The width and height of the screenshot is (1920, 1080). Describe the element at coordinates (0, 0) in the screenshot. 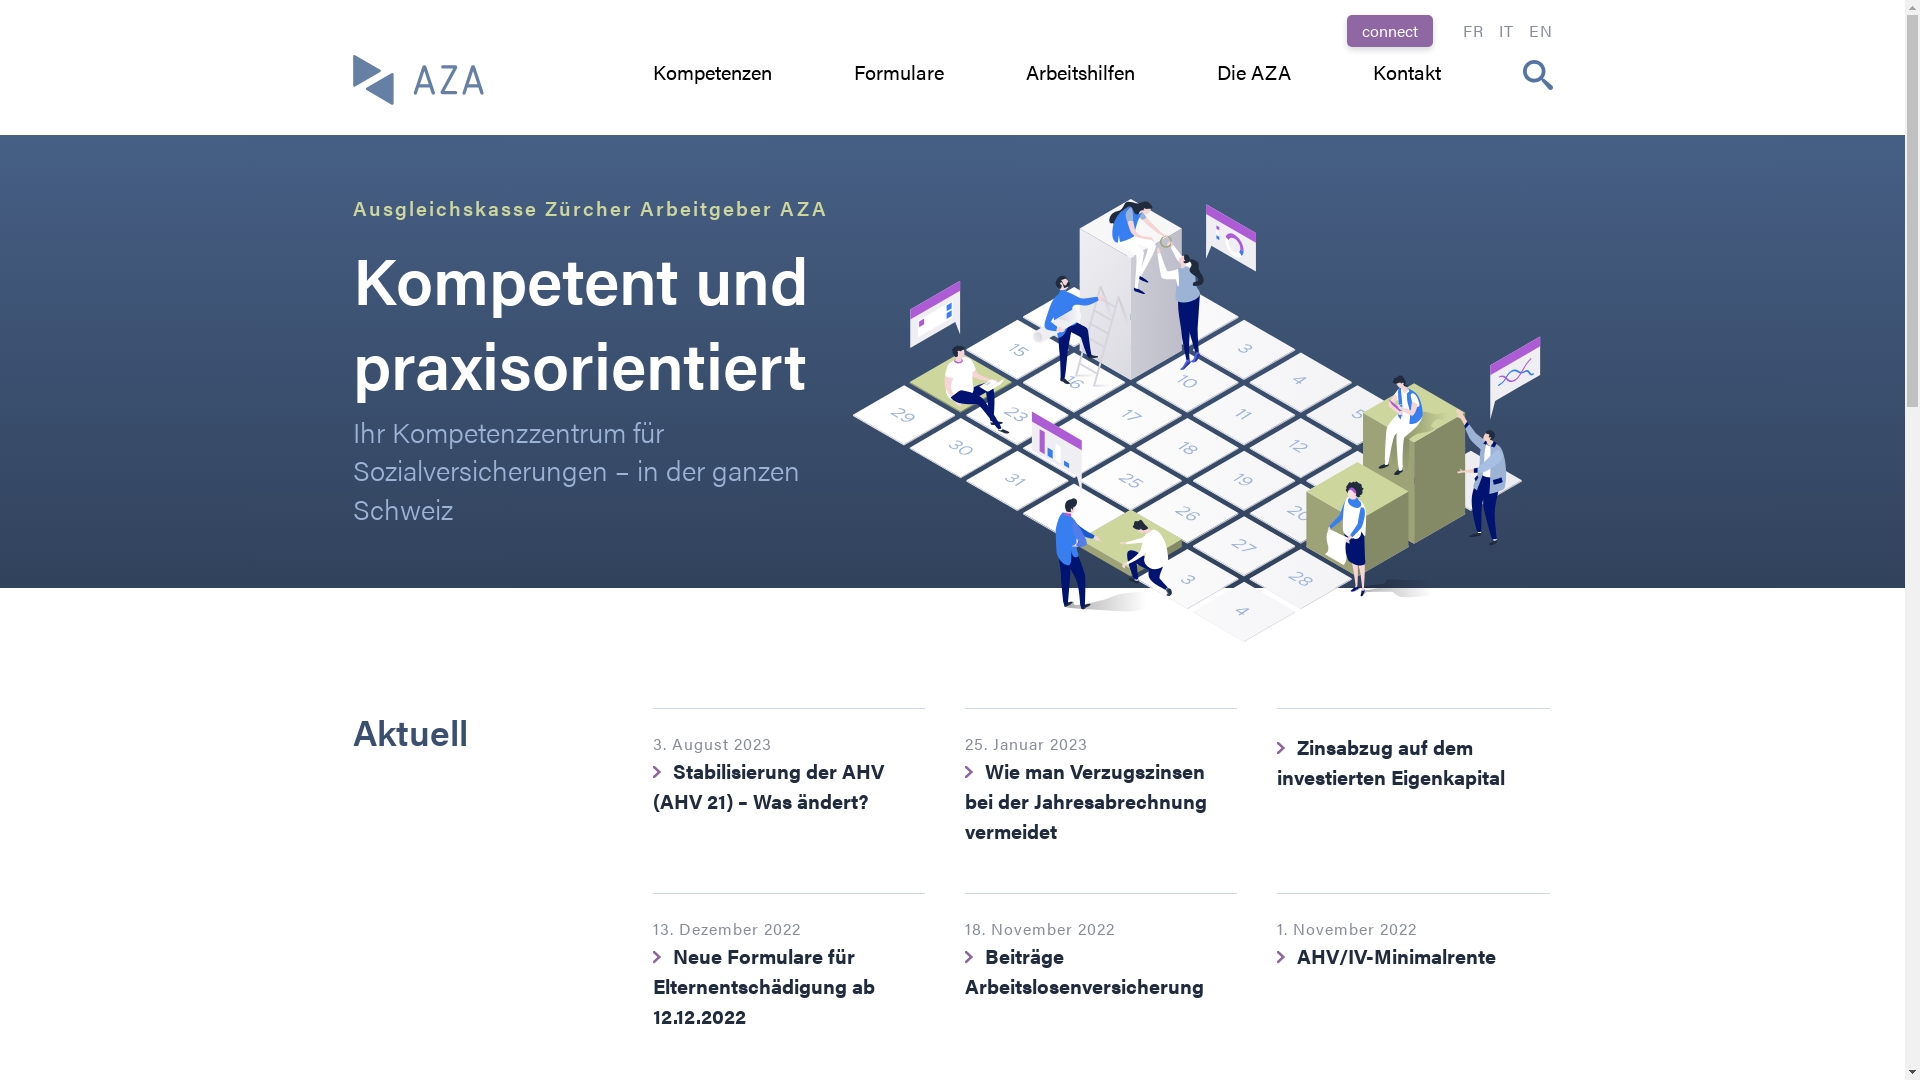

I see `'Zum Inhalt springen'` at that location.